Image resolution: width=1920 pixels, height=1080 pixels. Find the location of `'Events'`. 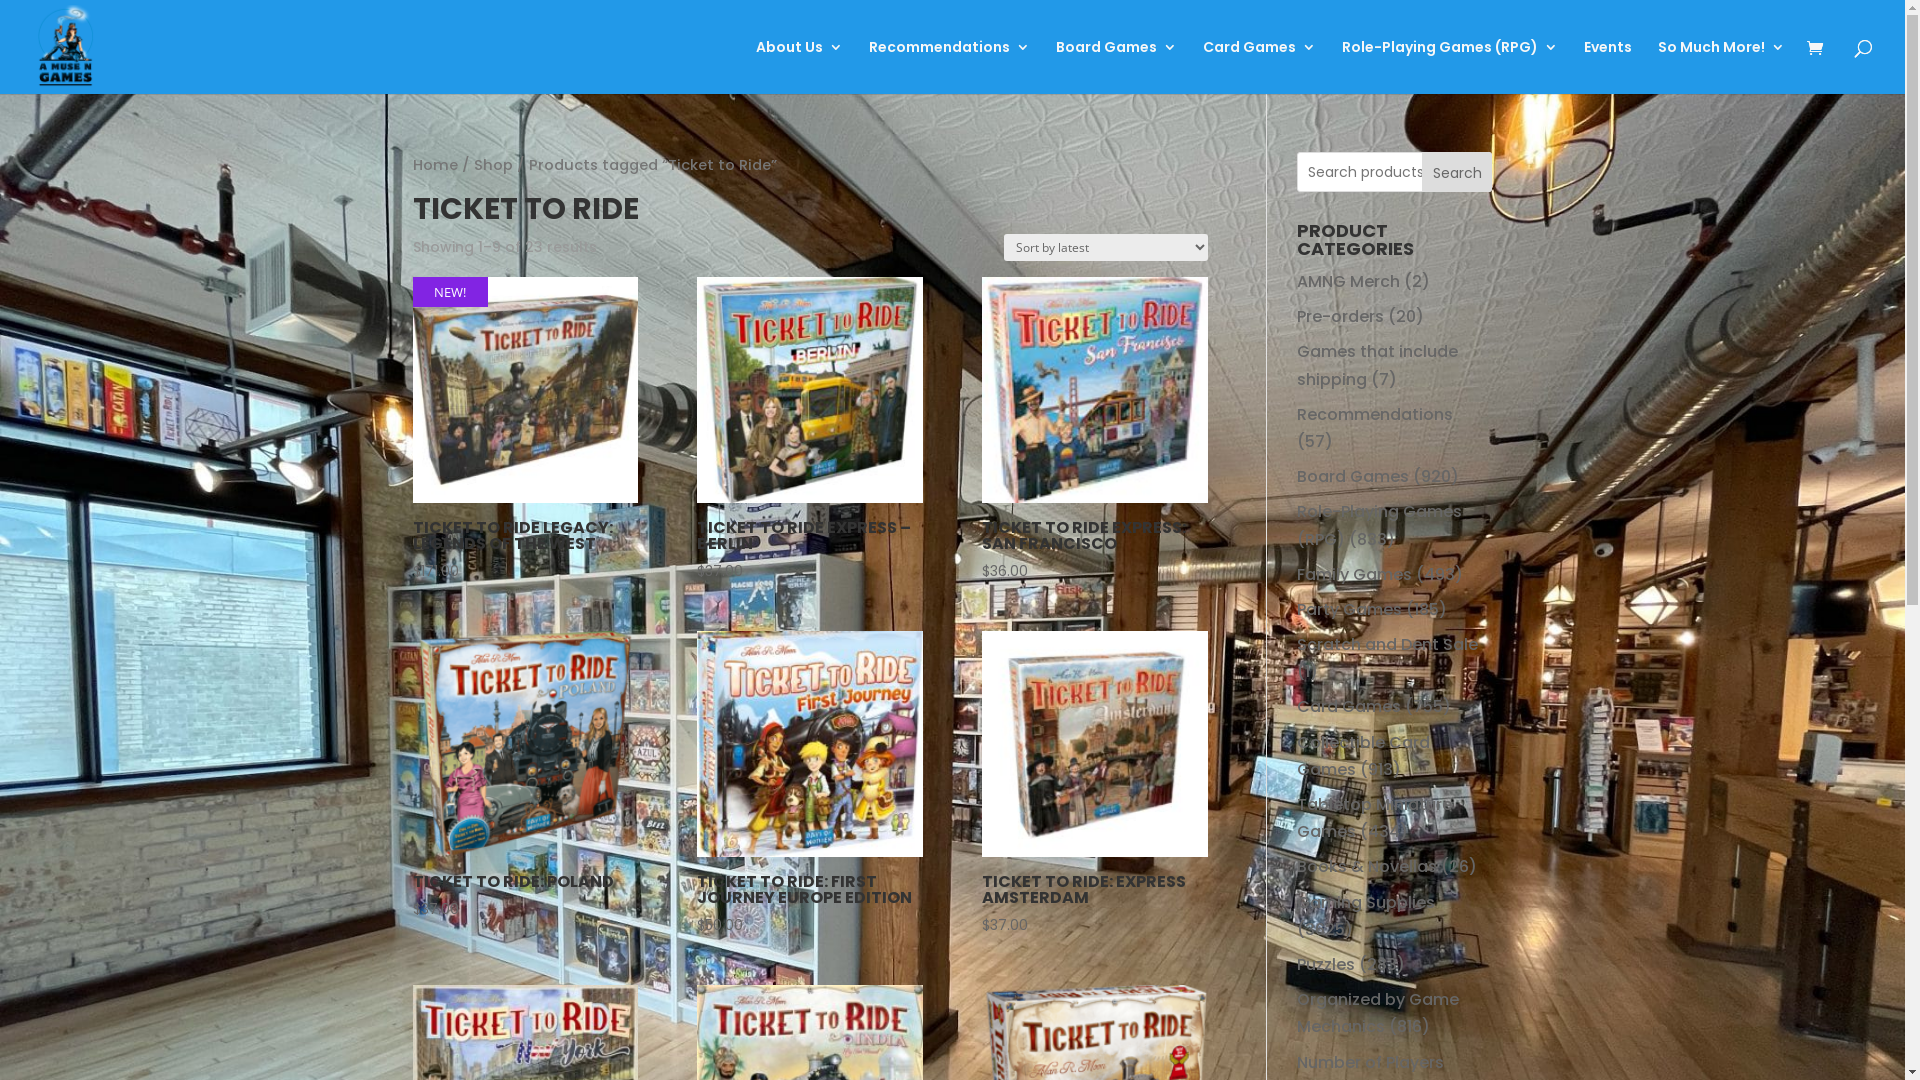

'Events' is located at coordinates (1608, 65).